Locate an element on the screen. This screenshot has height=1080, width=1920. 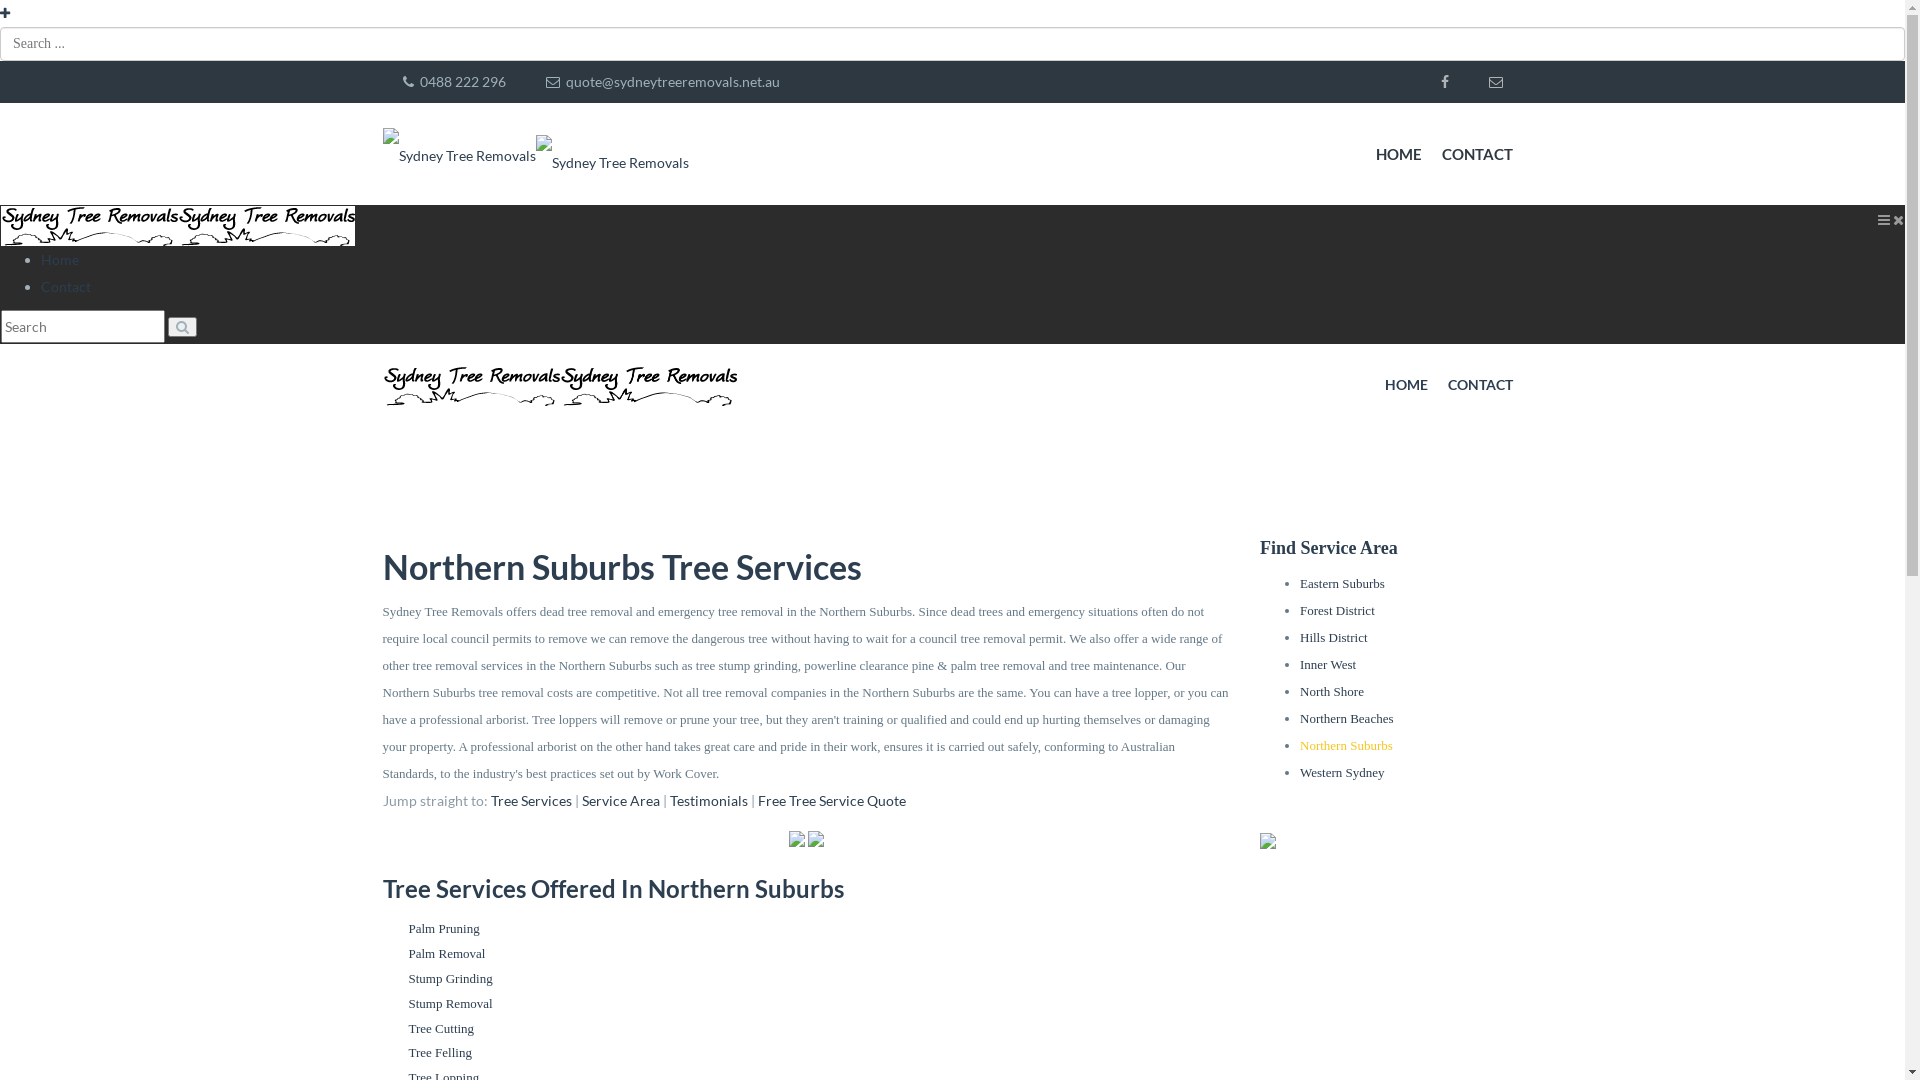
'  quote@sydneytreeremovals.net.au' is located at coordinates (662, 80).